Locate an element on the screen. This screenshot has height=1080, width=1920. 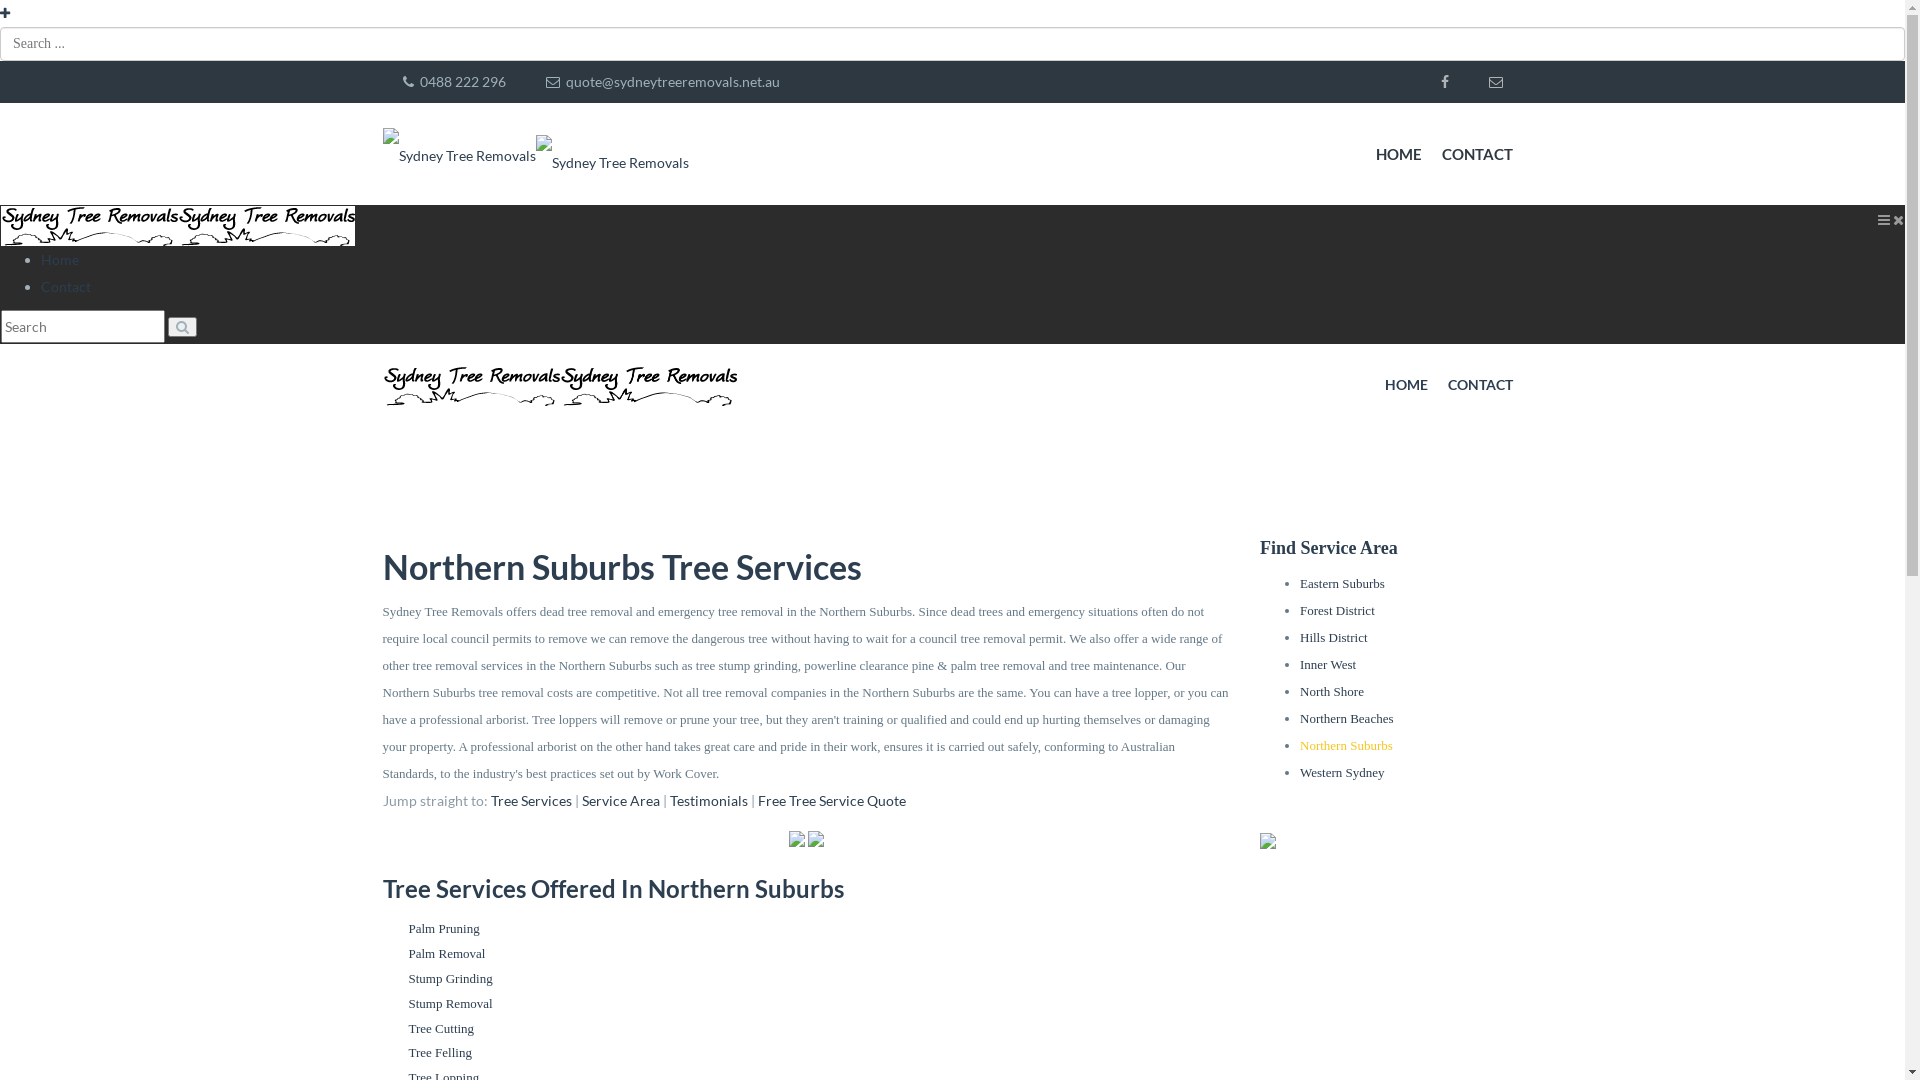
'  quote@sydneytreeremovals.net.au' is located at coordinates (662, 80).